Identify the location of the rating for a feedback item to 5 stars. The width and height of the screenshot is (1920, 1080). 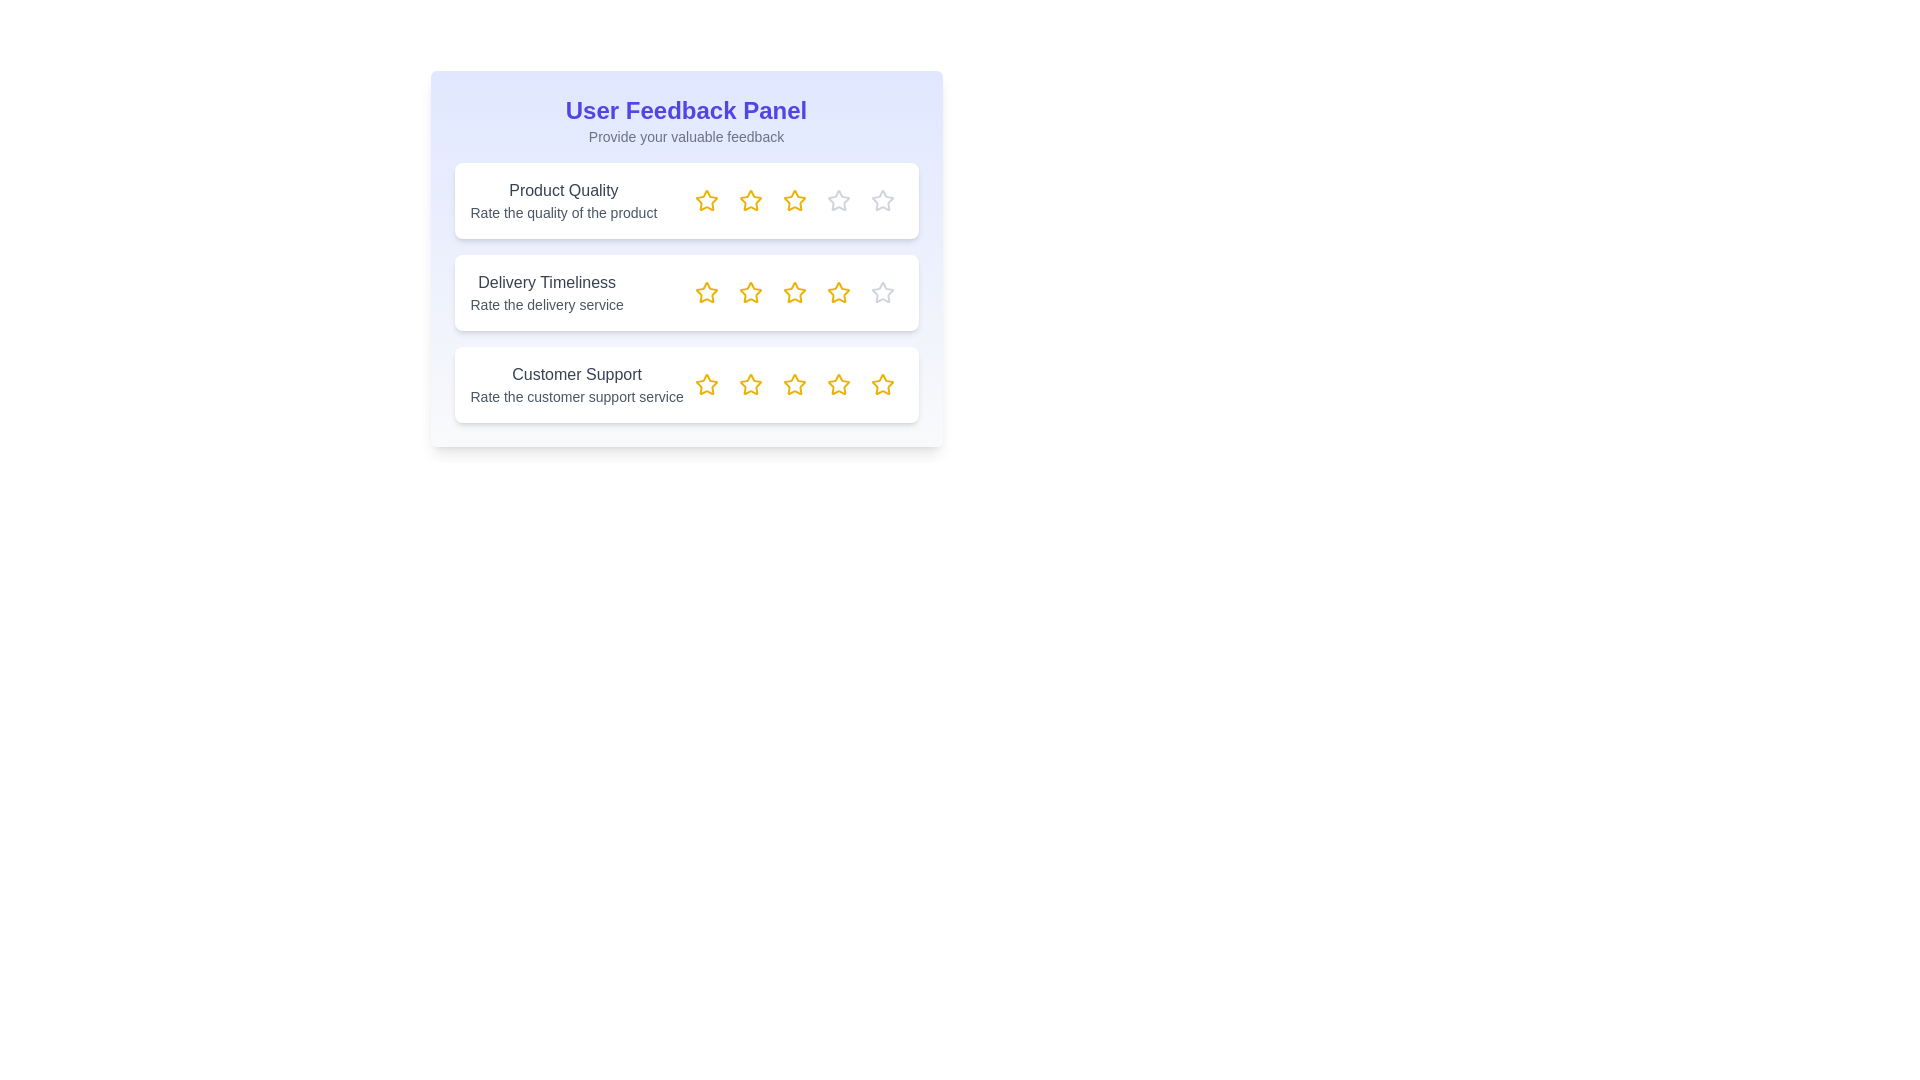
(881, 200).